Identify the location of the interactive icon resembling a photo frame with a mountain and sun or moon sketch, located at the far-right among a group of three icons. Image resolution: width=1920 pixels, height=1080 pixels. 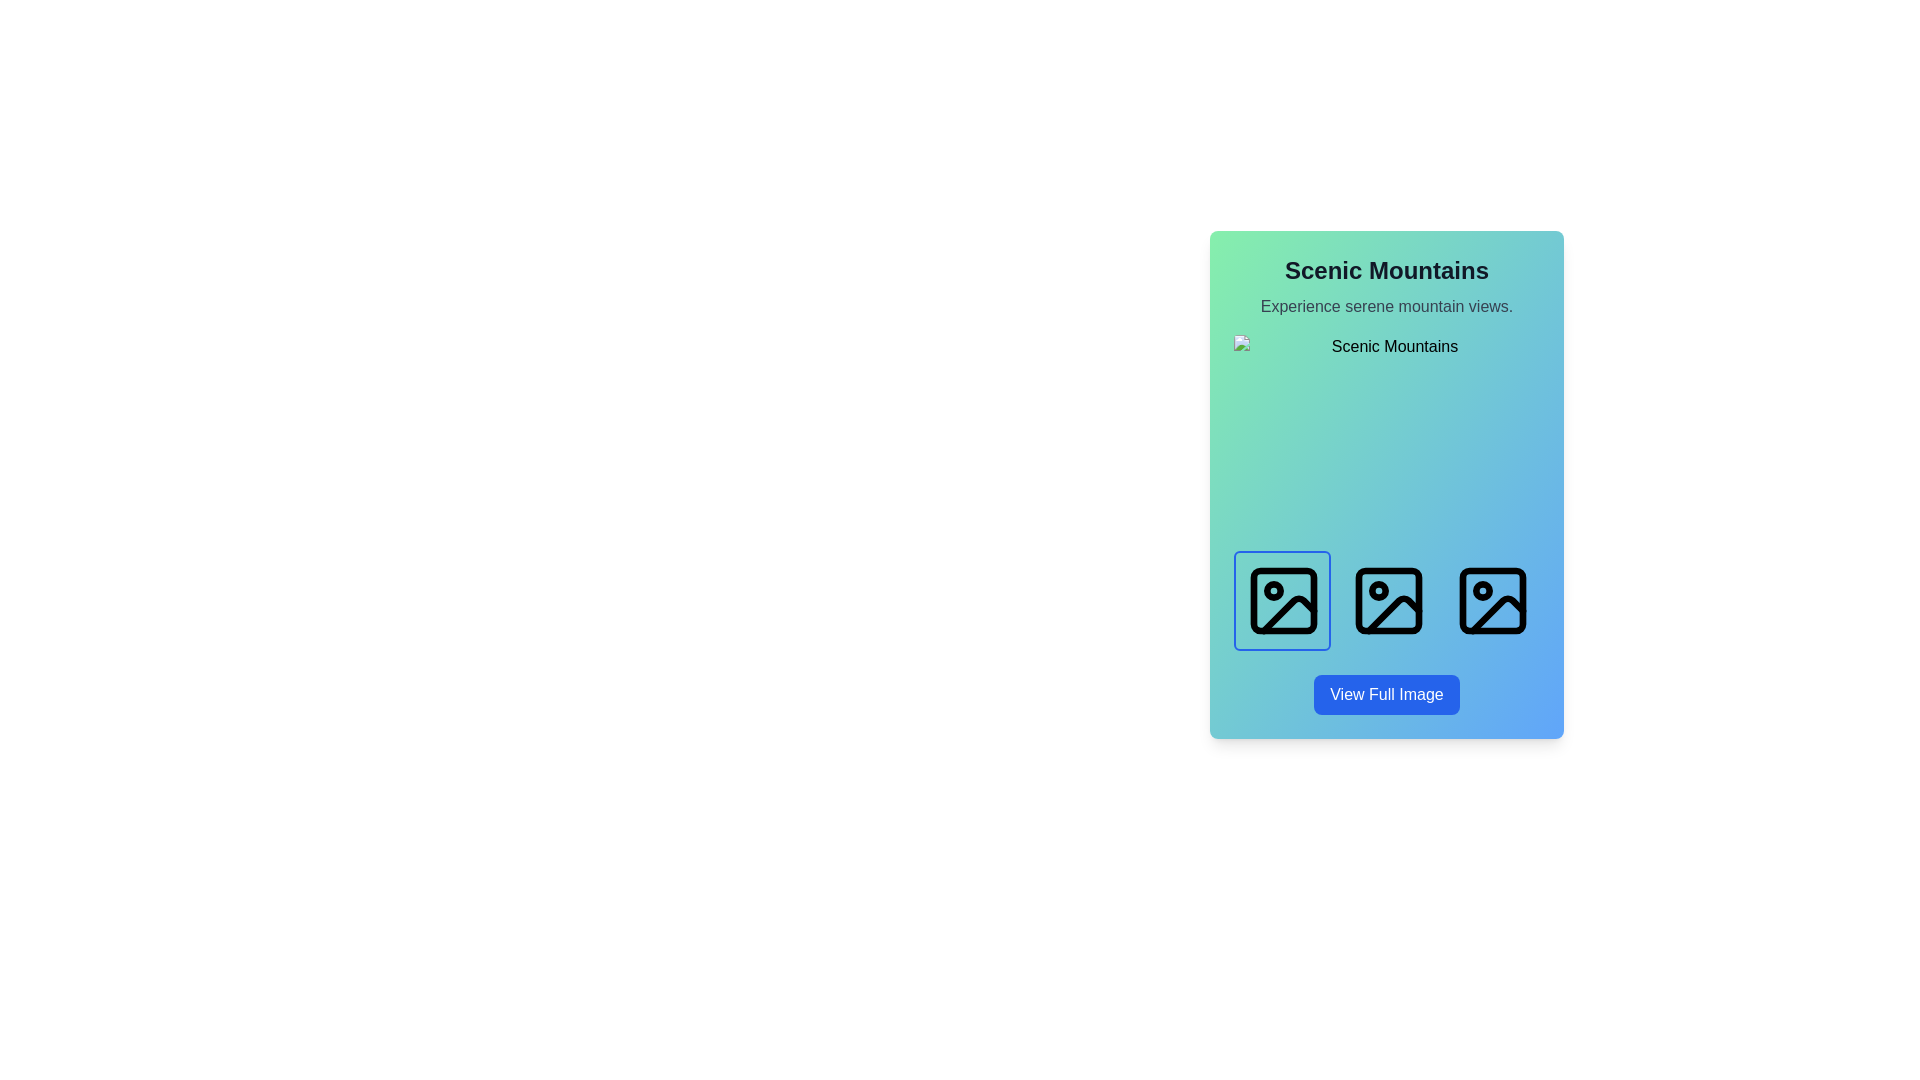
(1491, 600).